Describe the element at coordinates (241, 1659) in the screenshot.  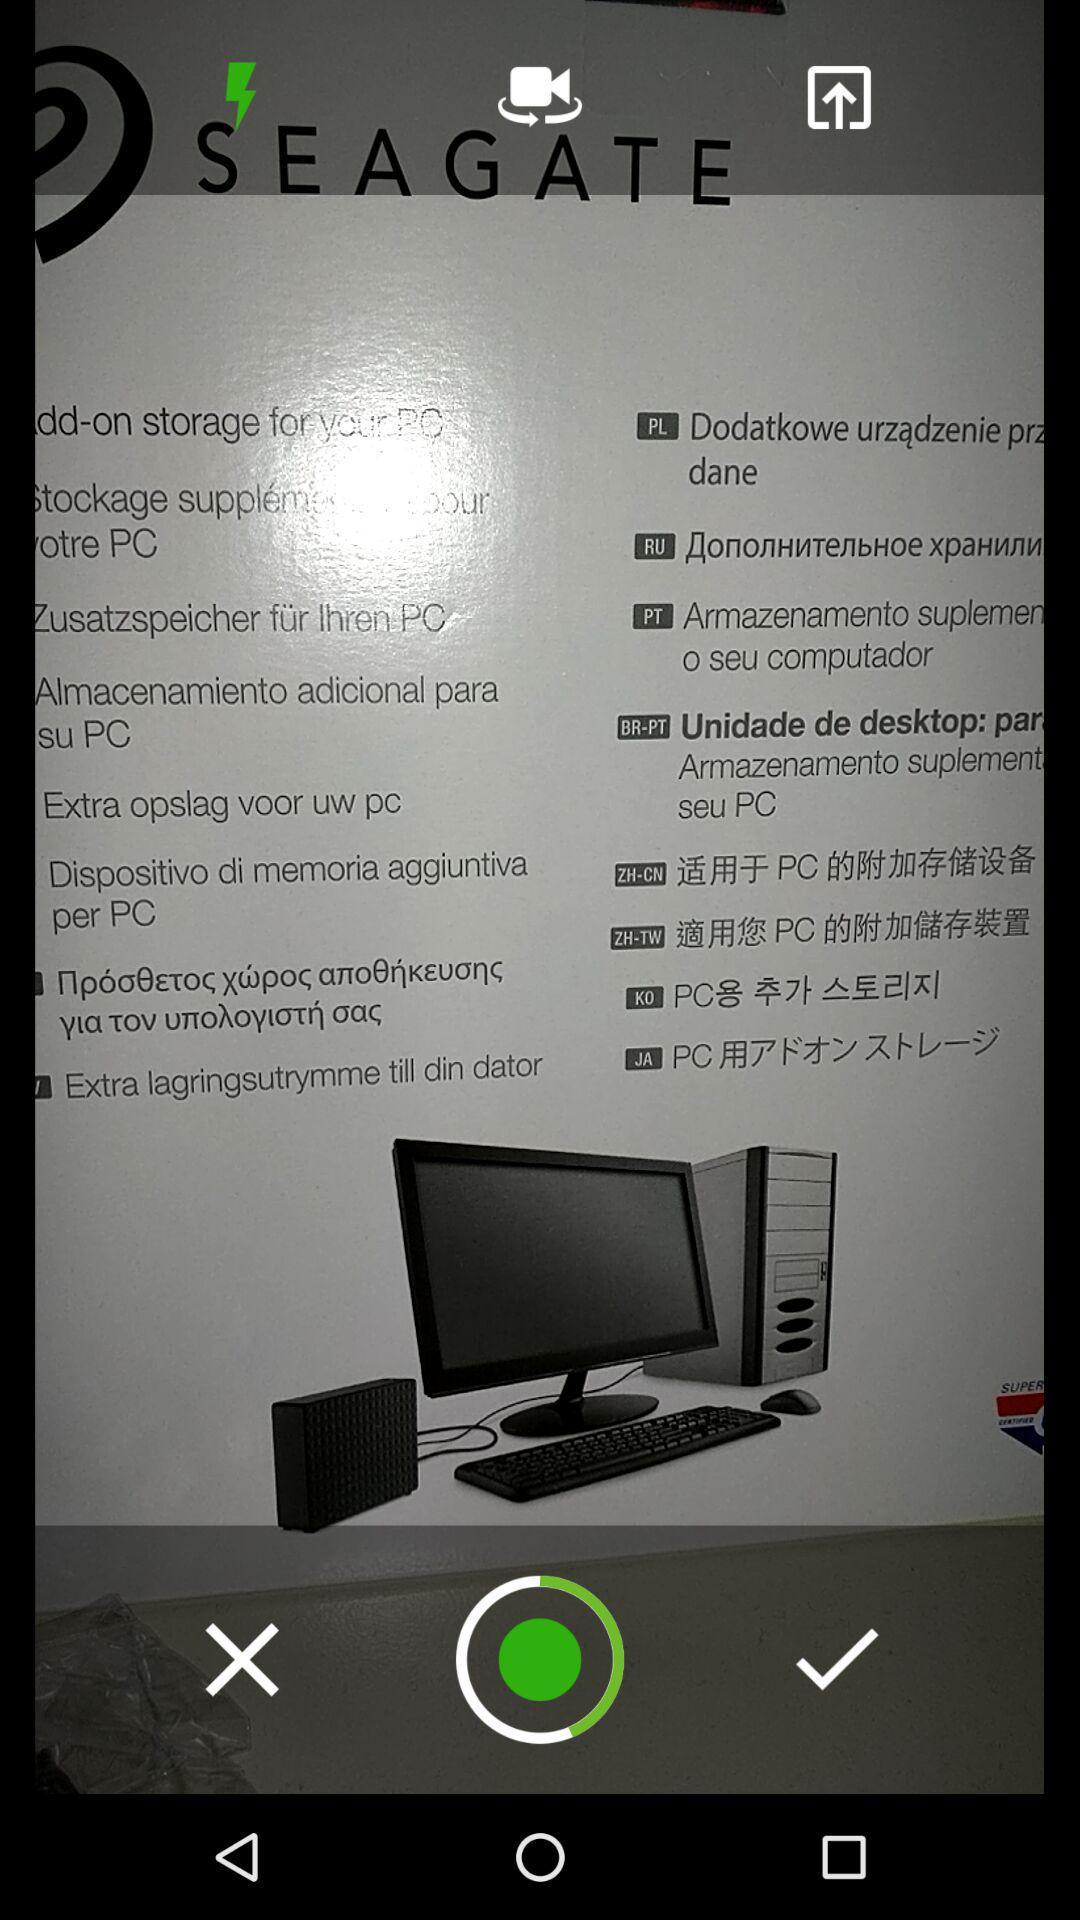
I see `cancel recording` at that location.